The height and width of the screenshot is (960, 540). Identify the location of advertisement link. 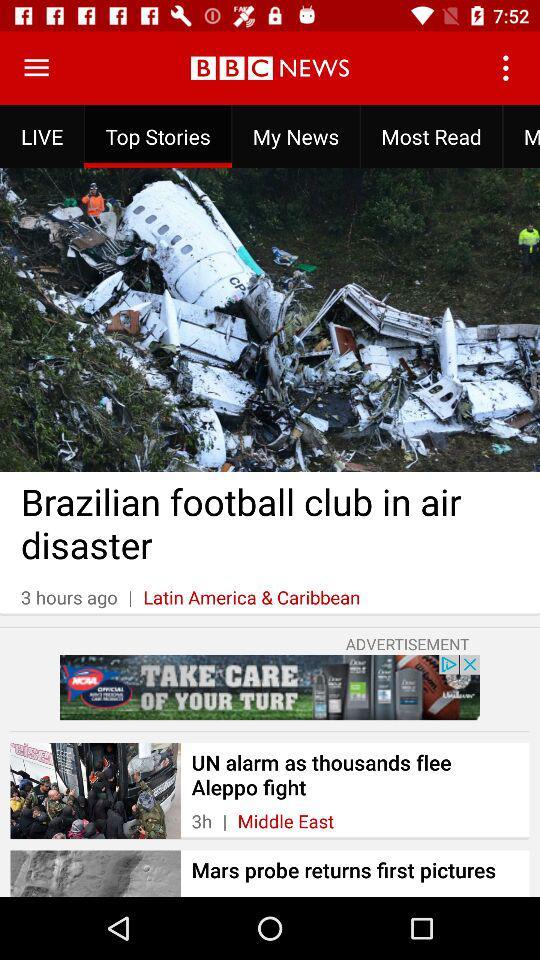
(270, 687).